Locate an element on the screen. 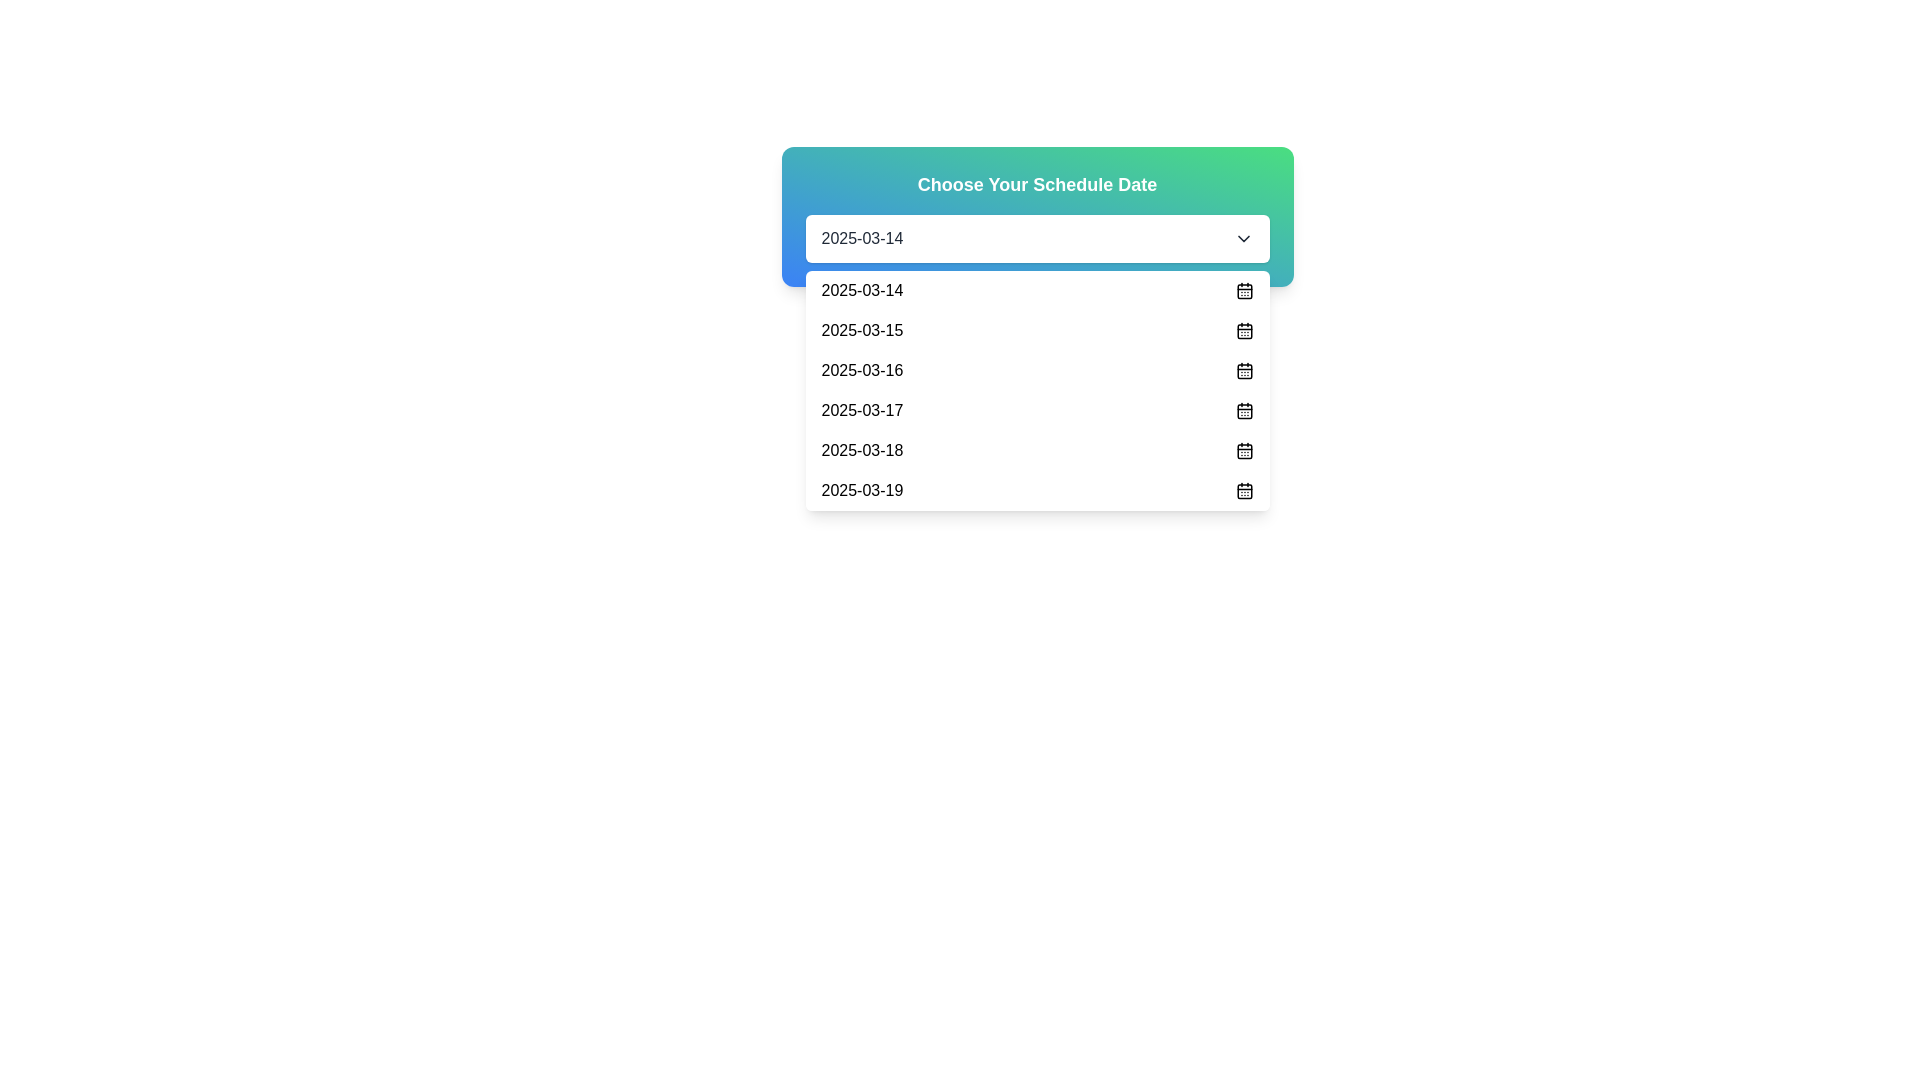 This screenshot has width=1920, height=1080. the third item is located at coordinates (1037, 370).